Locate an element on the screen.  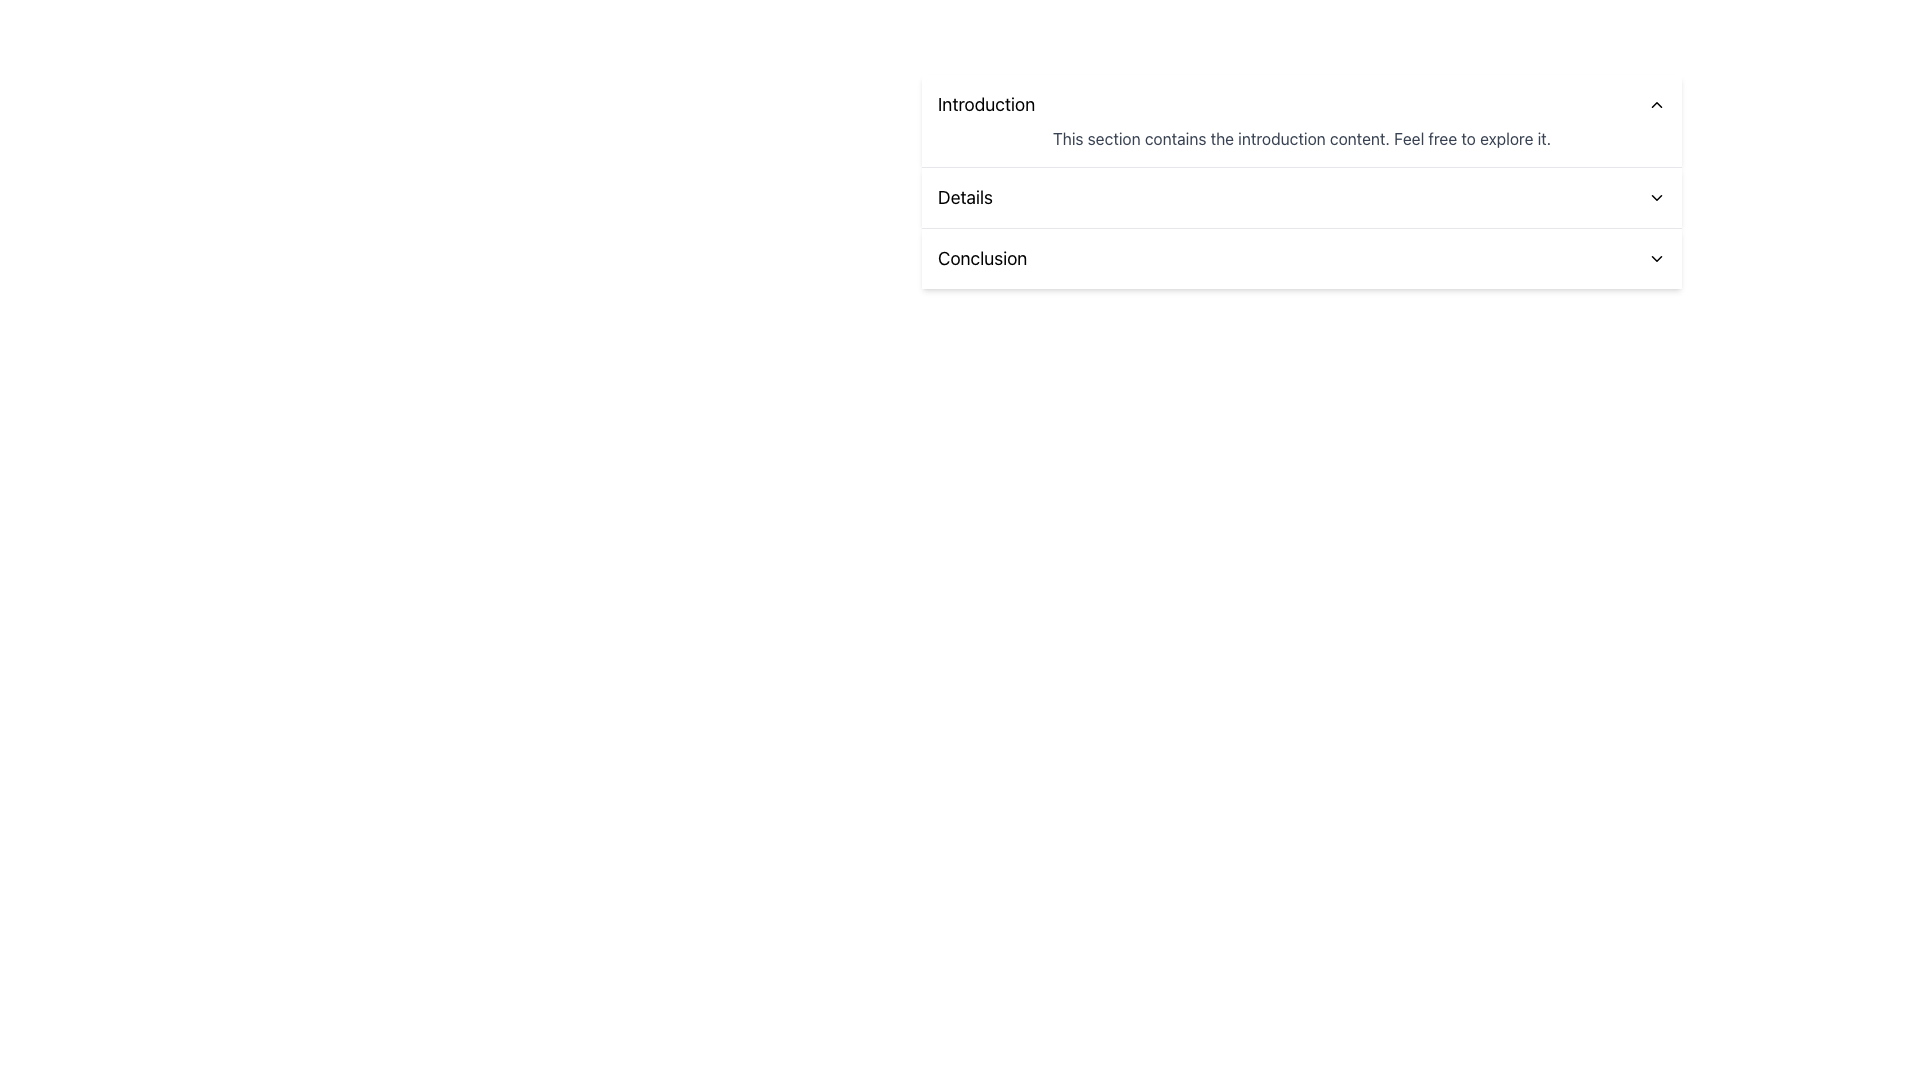
the Chevron toggle icon on the right side of the 'Introduction' section is located at coordinates (1656, 104).